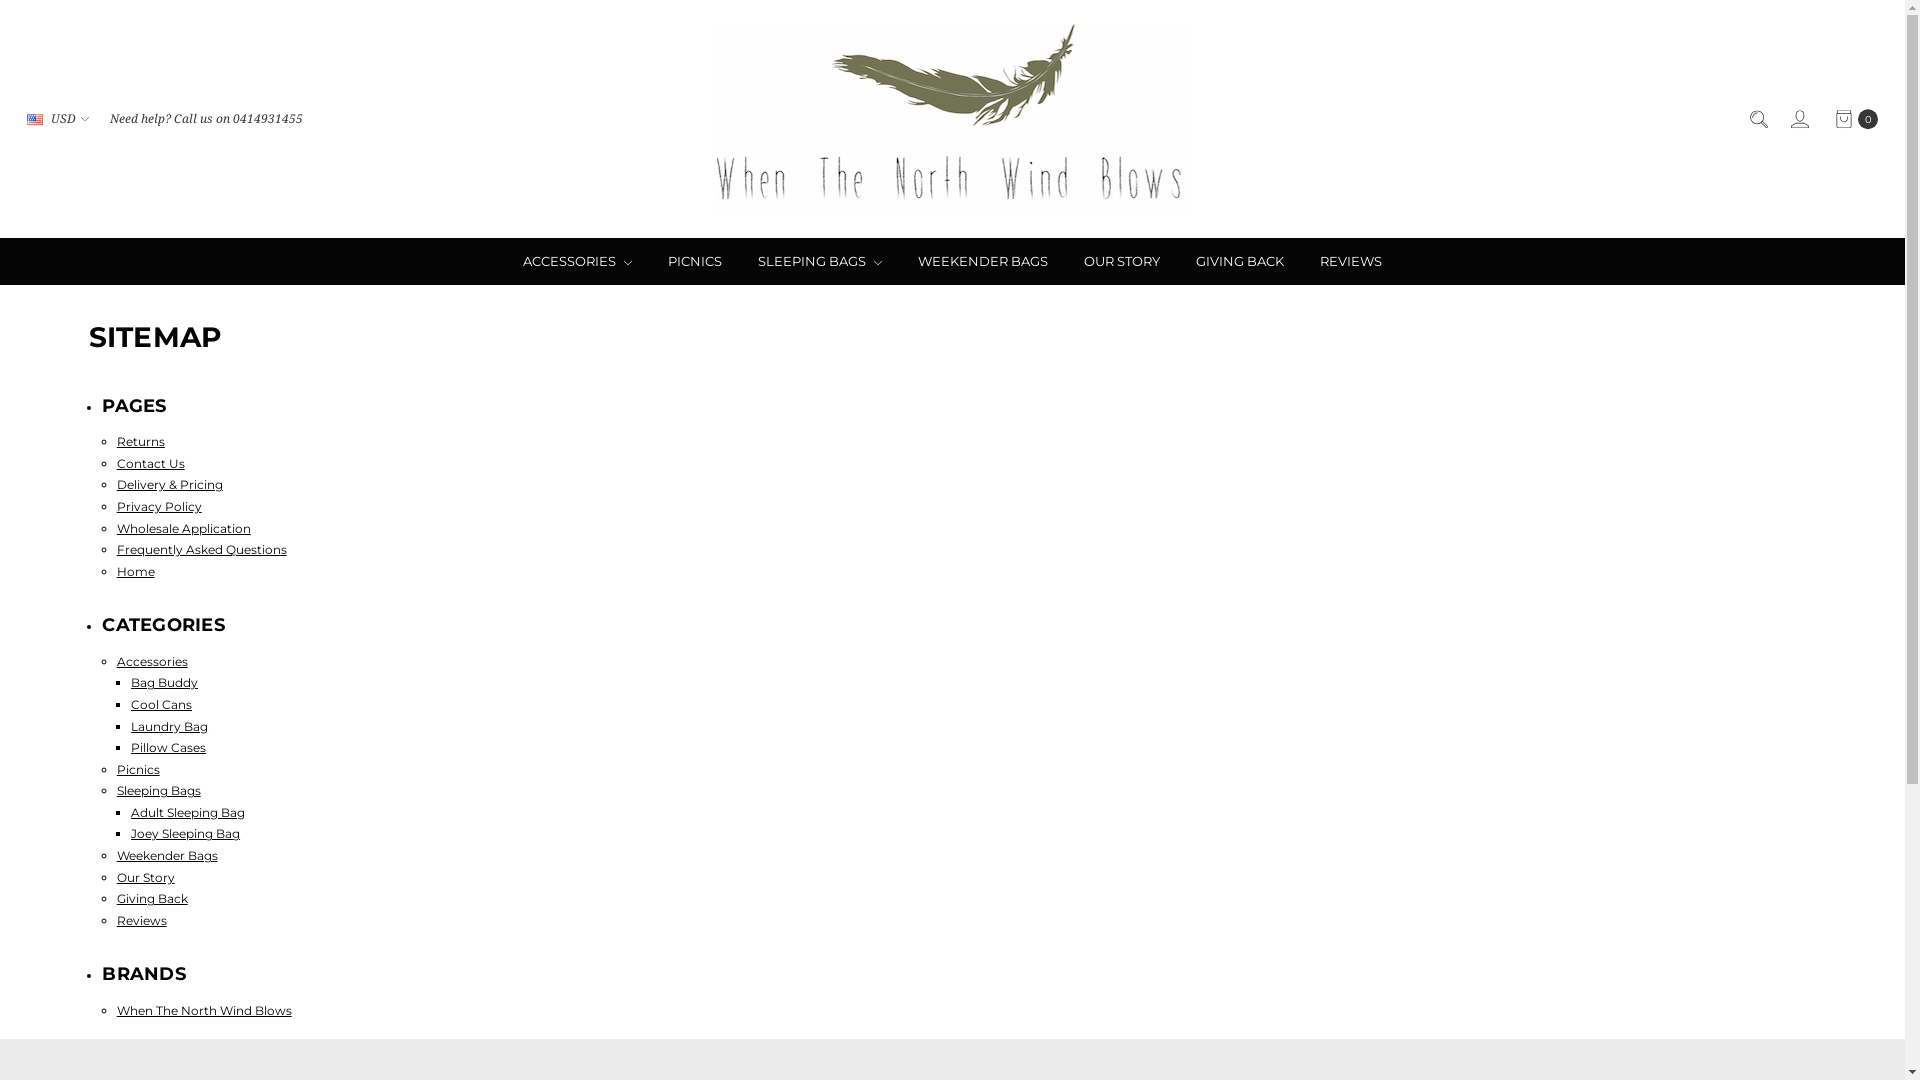 This screenshot has height=1080, width=1920. Describe the element at coordinates (983, 260) in the screenshot. I see `'WEEKENDER BAGS'` at that location.